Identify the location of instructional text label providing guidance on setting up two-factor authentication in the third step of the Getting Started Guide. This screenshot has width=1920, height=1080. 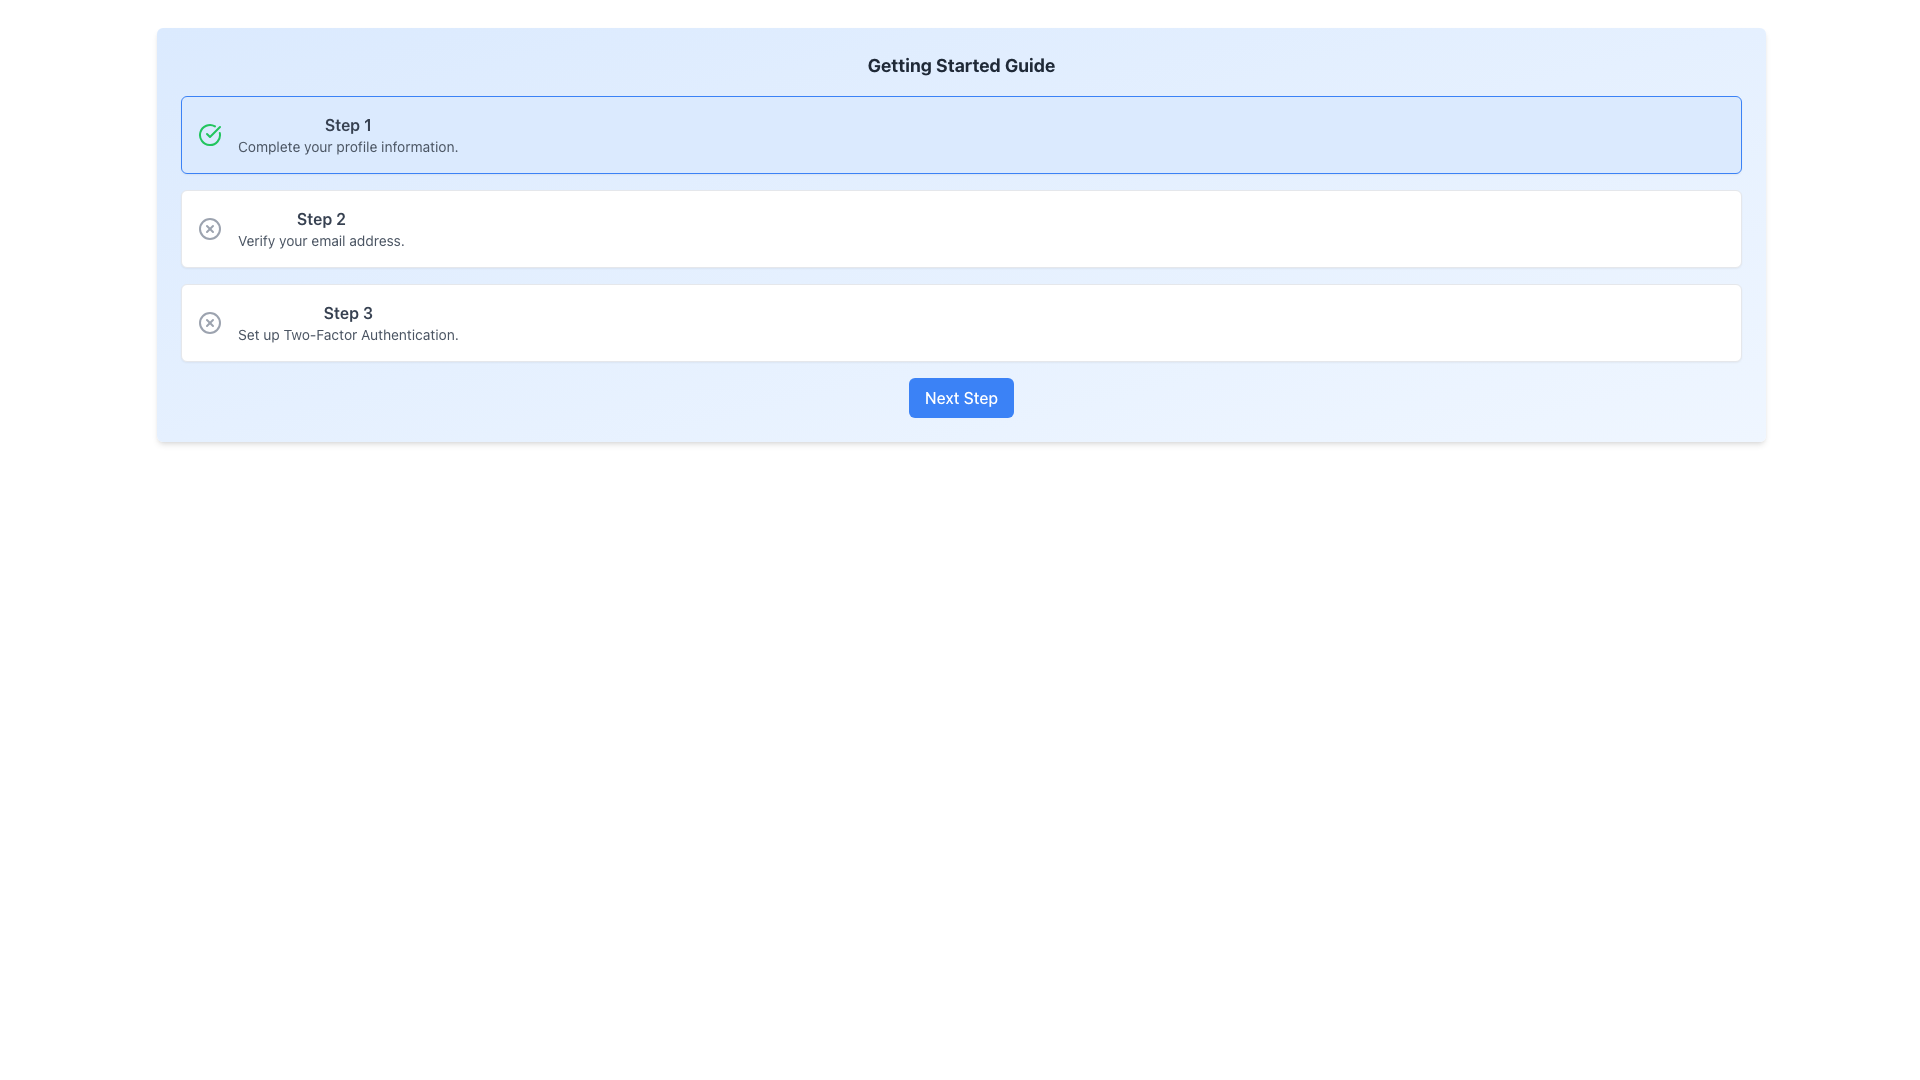
(348, 322).